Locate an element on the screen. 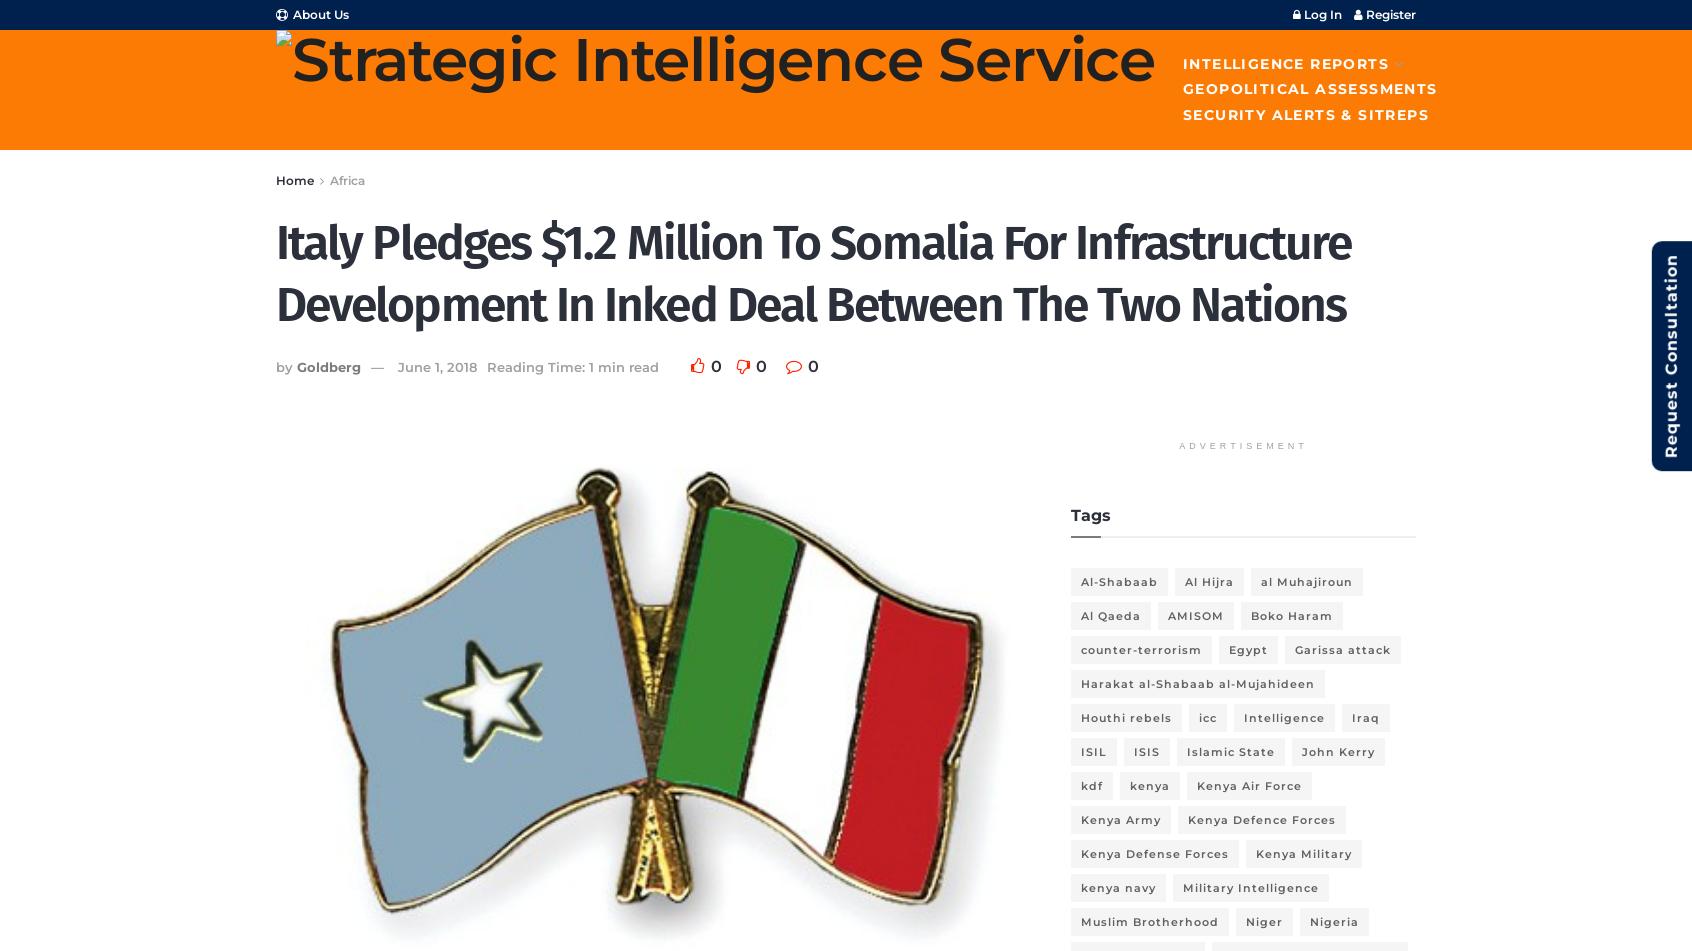  'Italy Pledges $1.2 Million To Somalia For Infrastructure Development In Inked Deal Between The Two Nations' is located at coordinates (275, 273).